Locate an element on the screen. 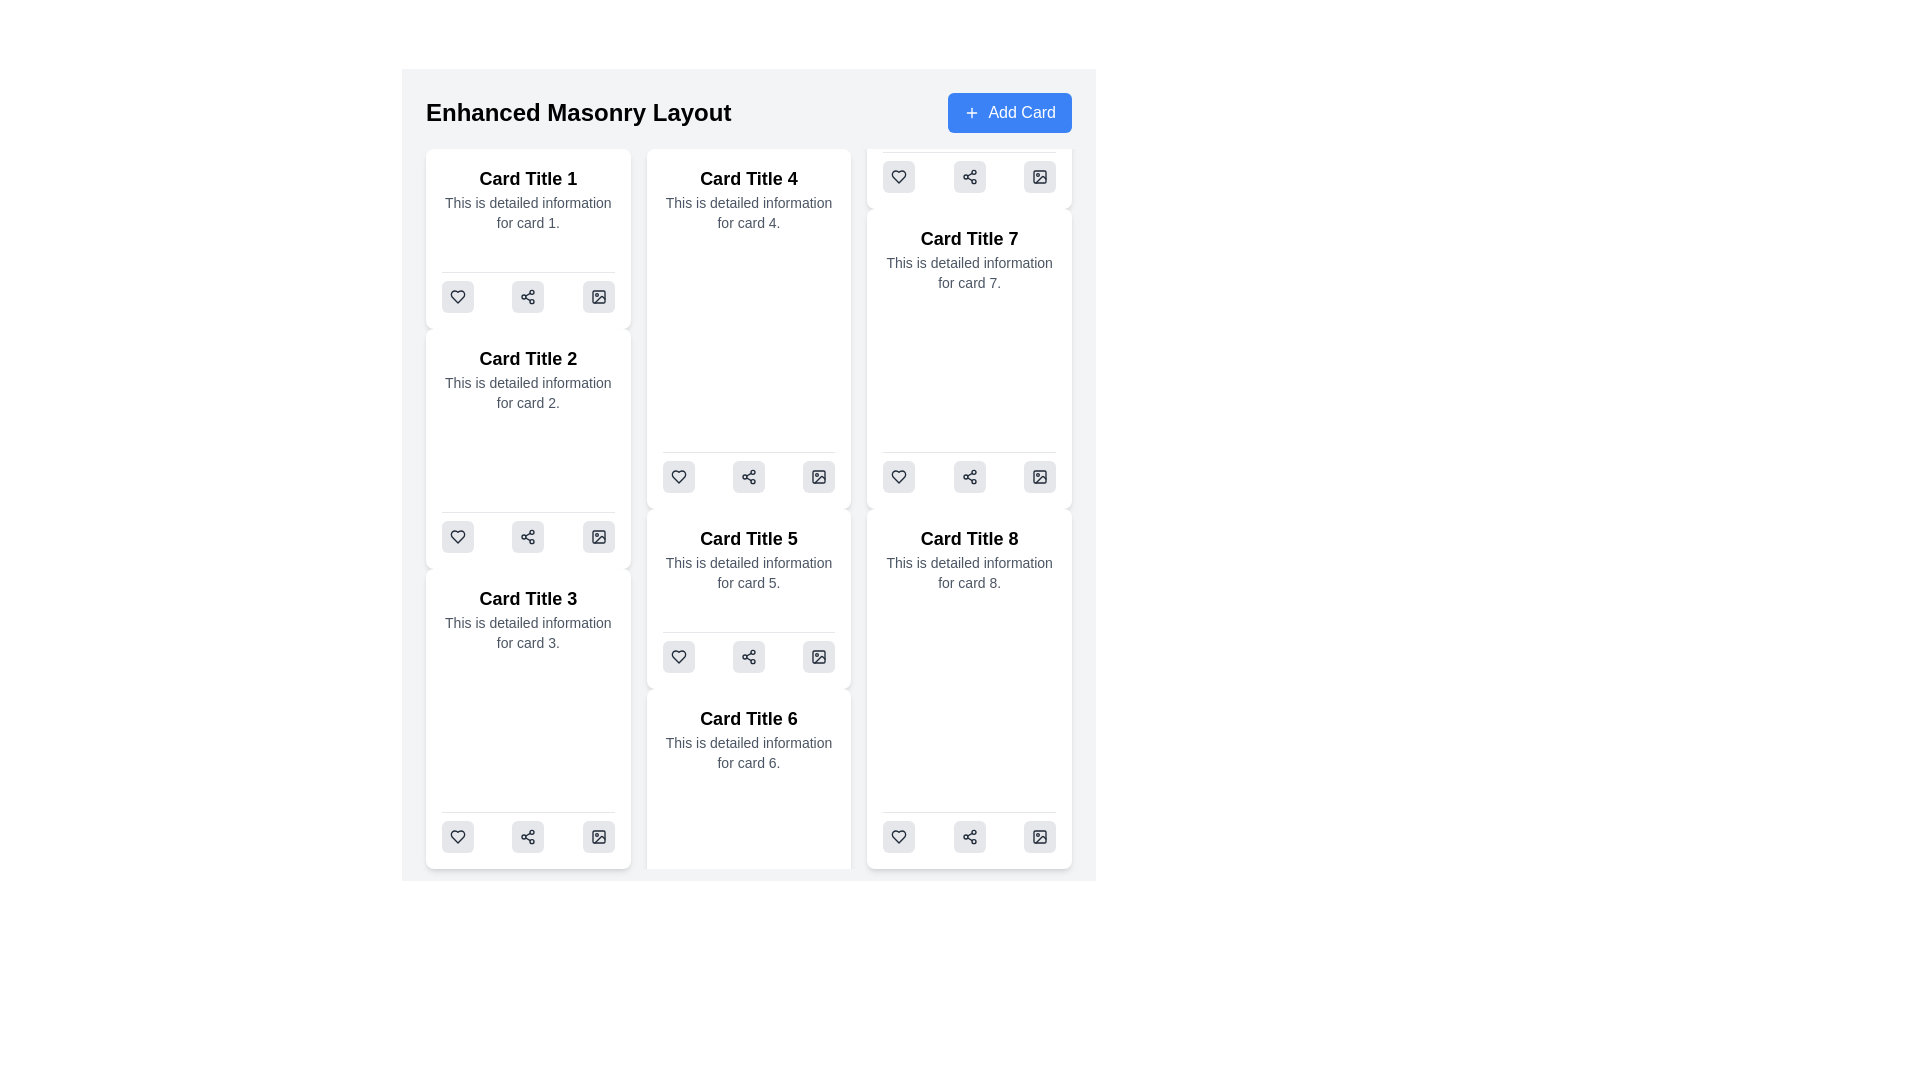 This screenshot has width=1920, height=1080. the text snippet displaying 'This is detailed information for card 5.' which is styled with a small font size and gray color, located under the title 'Card Title 5' in the third column of a masonry grid layout is located at coordinates (747, 573).